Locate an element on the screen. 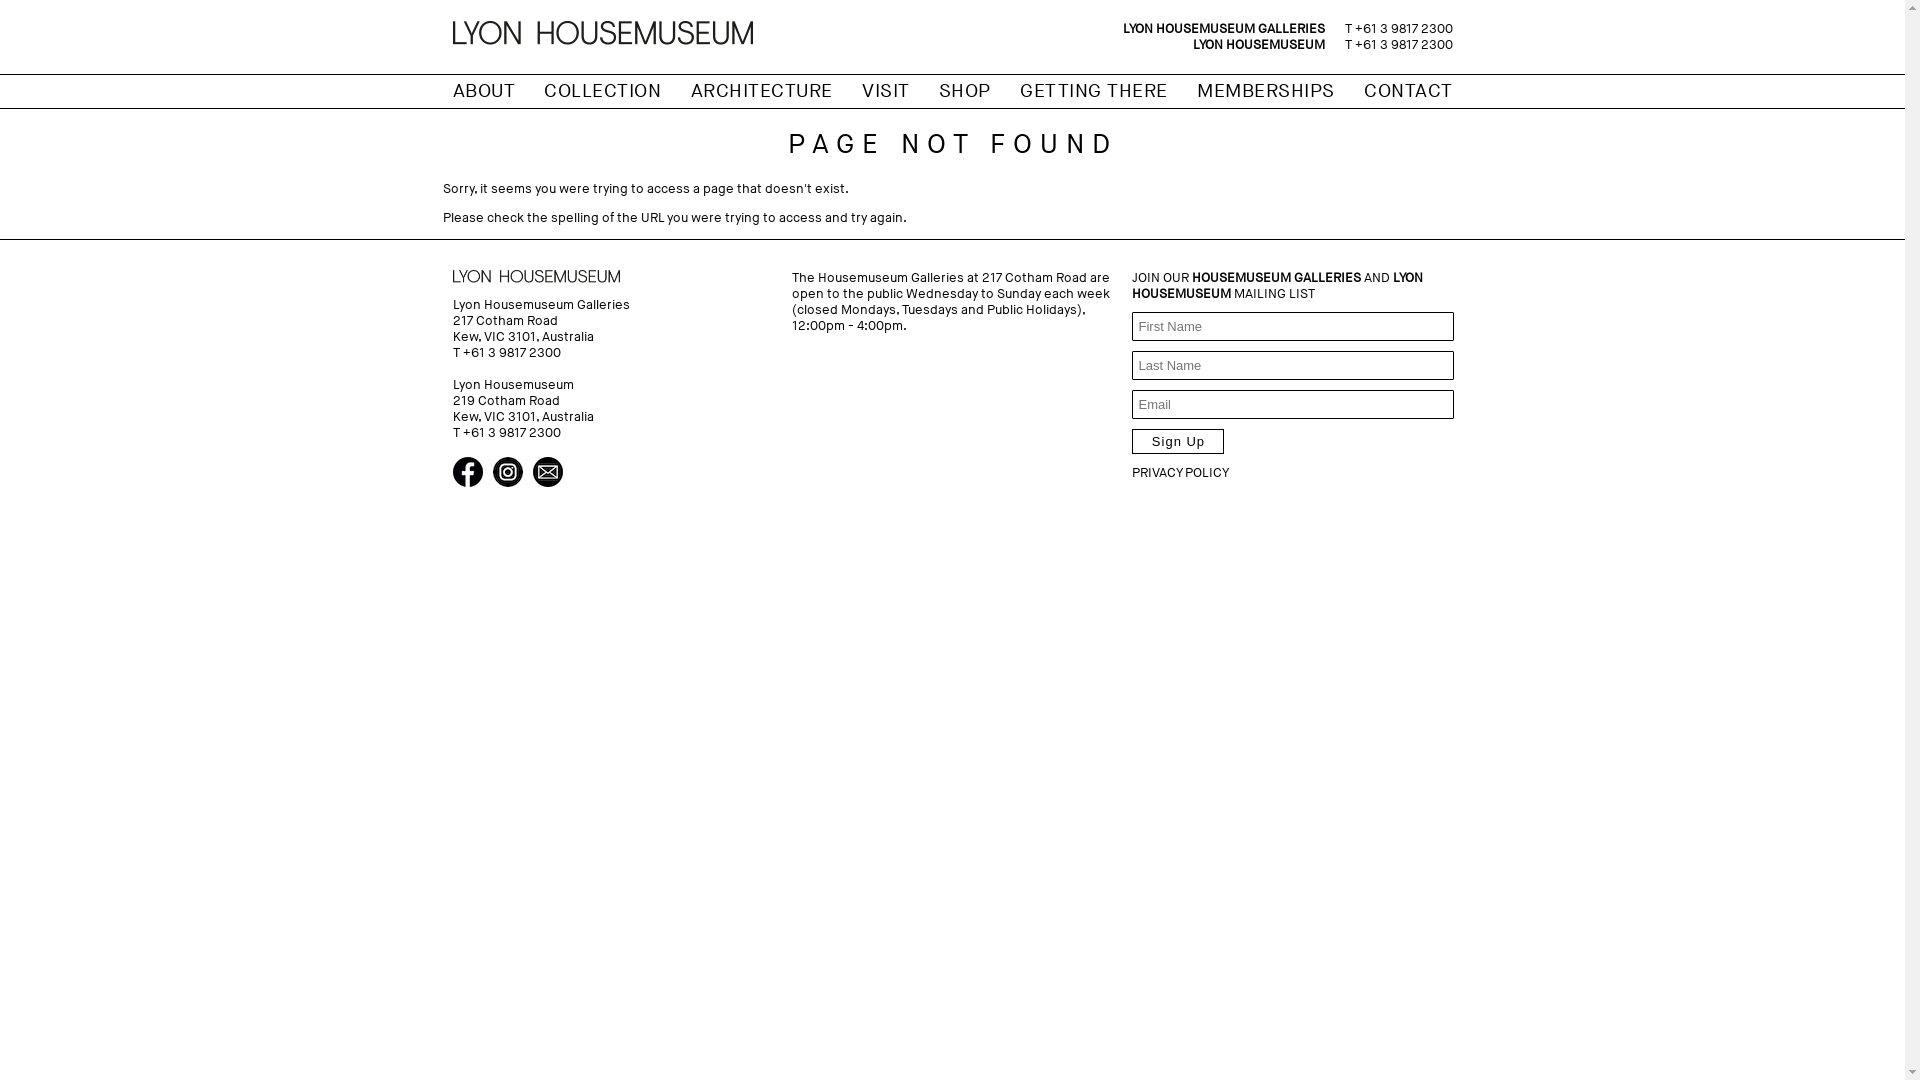  'CONTACT' is located at coordinates (1407, 91).